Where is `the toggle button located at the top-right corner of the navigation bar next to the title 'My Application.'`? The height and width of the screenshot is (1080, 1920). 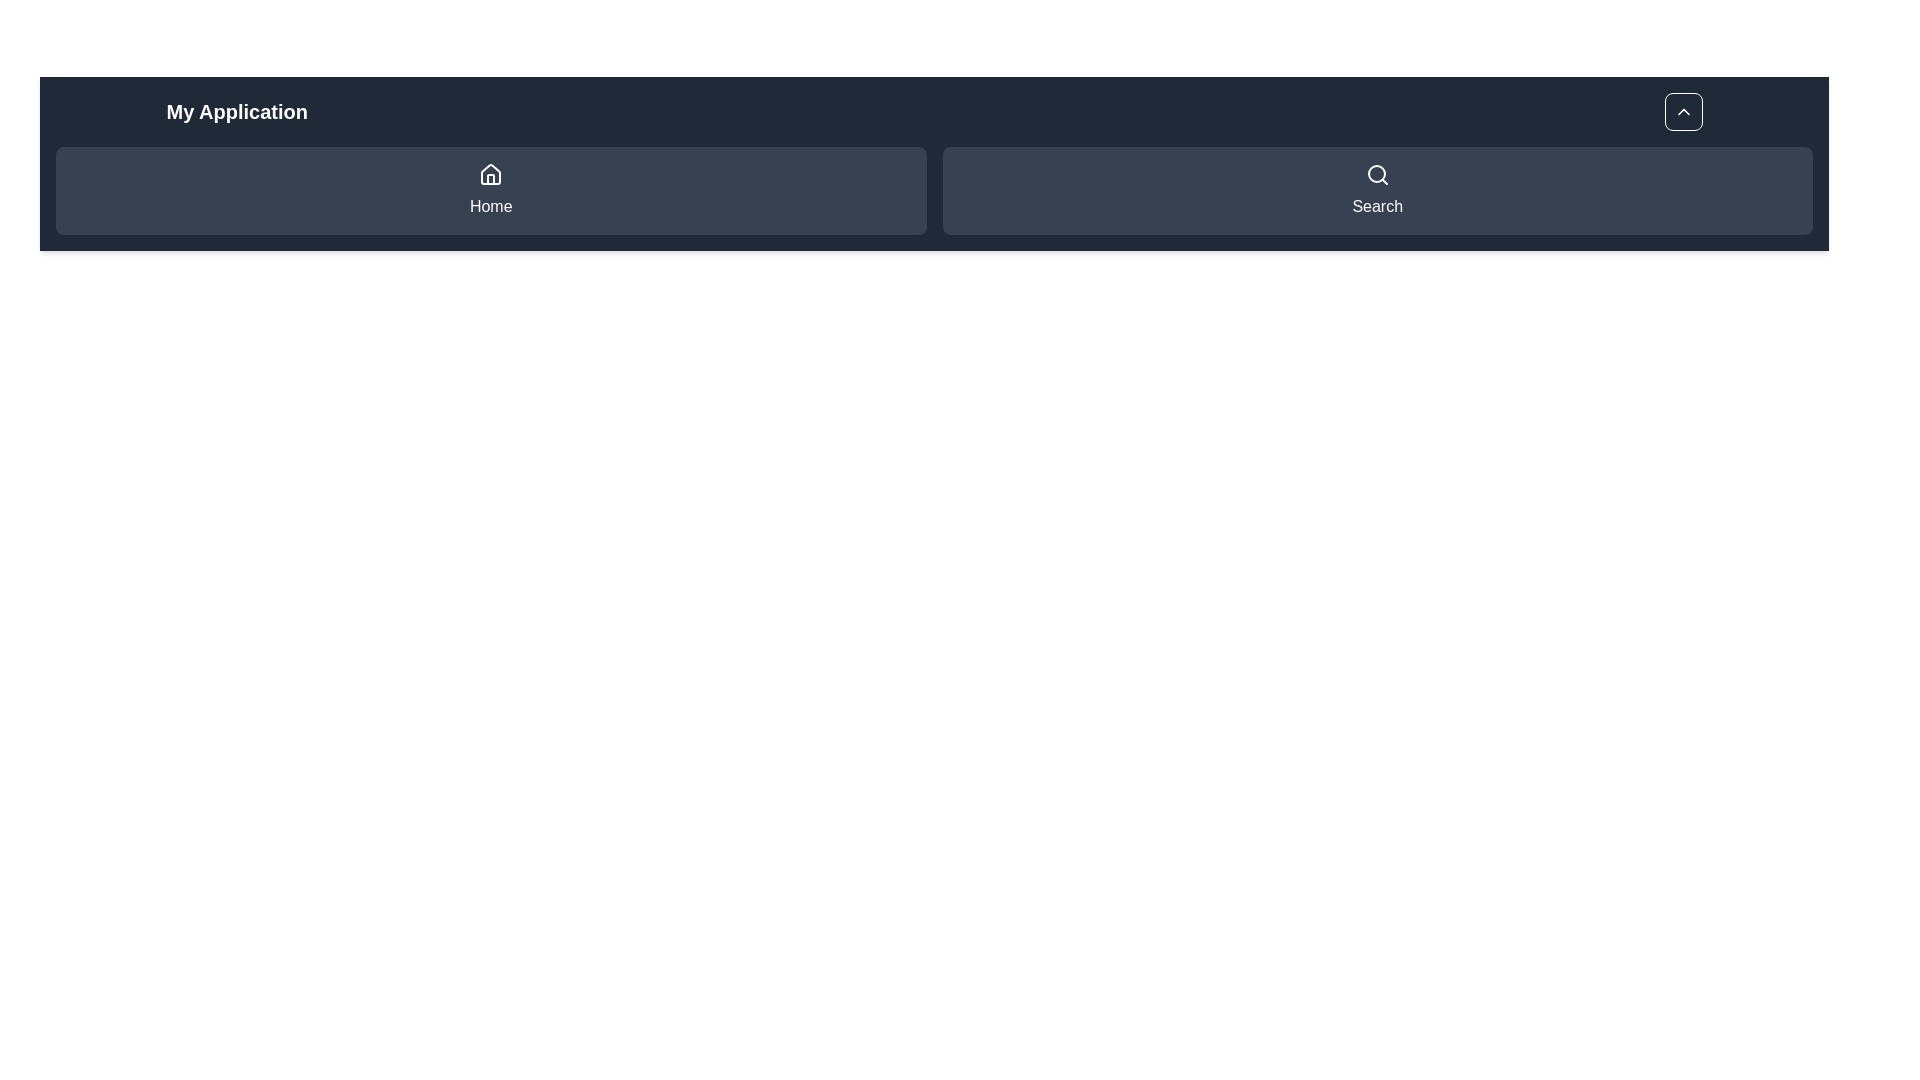
the toggle button located at the top-right corner of the navigation bar next to the title 'My Application.' is located at coordinates (1682, 111).